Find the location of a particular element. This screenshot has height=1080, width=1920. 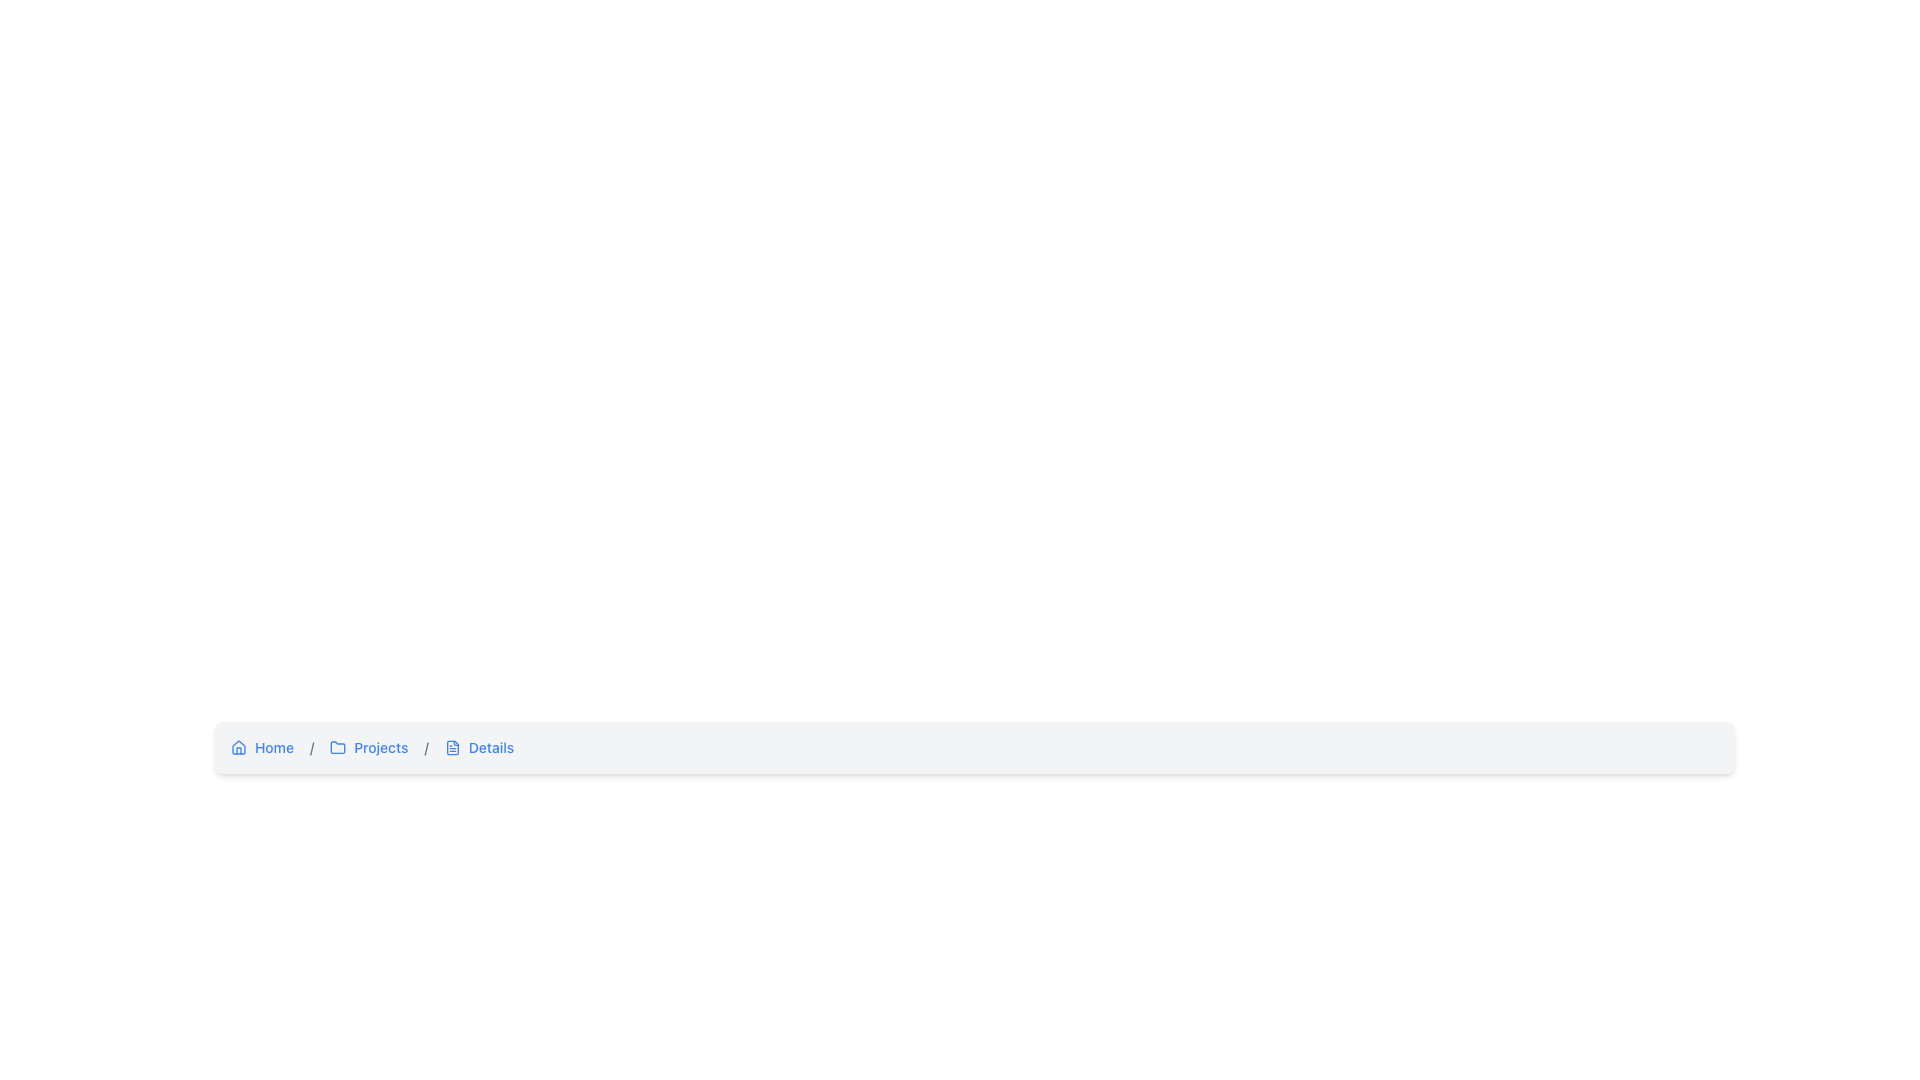

the 'Projects' text link in the breadcrumb navigation bar is located at coordinates (381, 748).